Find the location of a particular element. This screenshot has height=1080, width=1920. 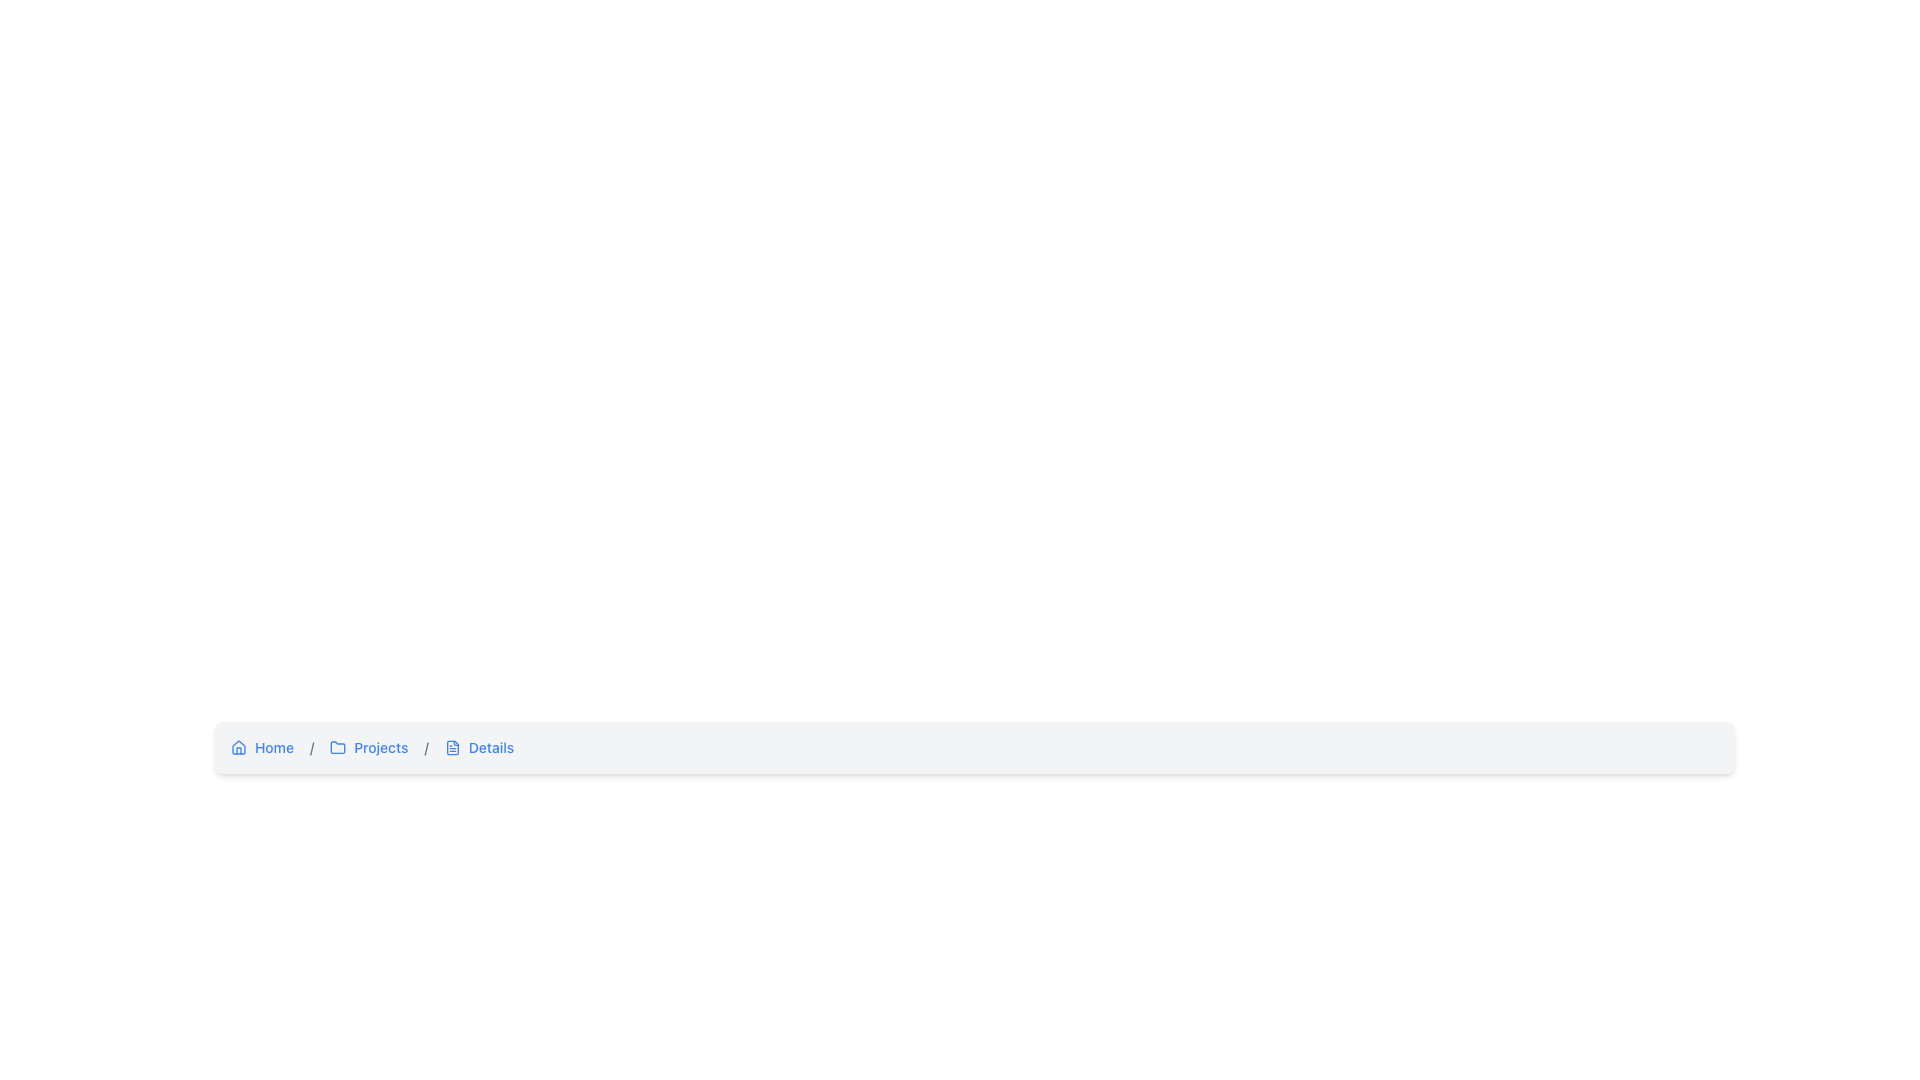

the 'Projects' text link in the breadcrumb navigation bar is located at coordinates (381, 748).